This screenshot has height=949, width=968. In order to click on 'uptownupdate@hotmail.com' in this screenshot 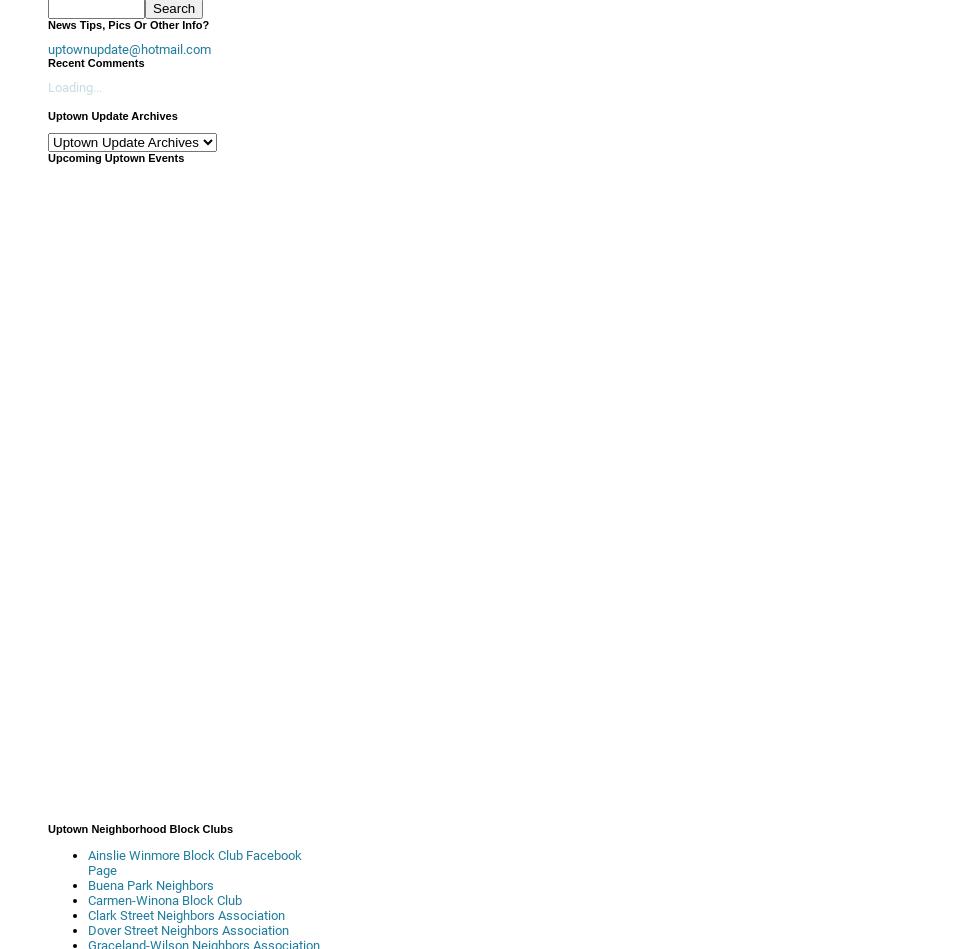, I will do `click(128, 49)`.